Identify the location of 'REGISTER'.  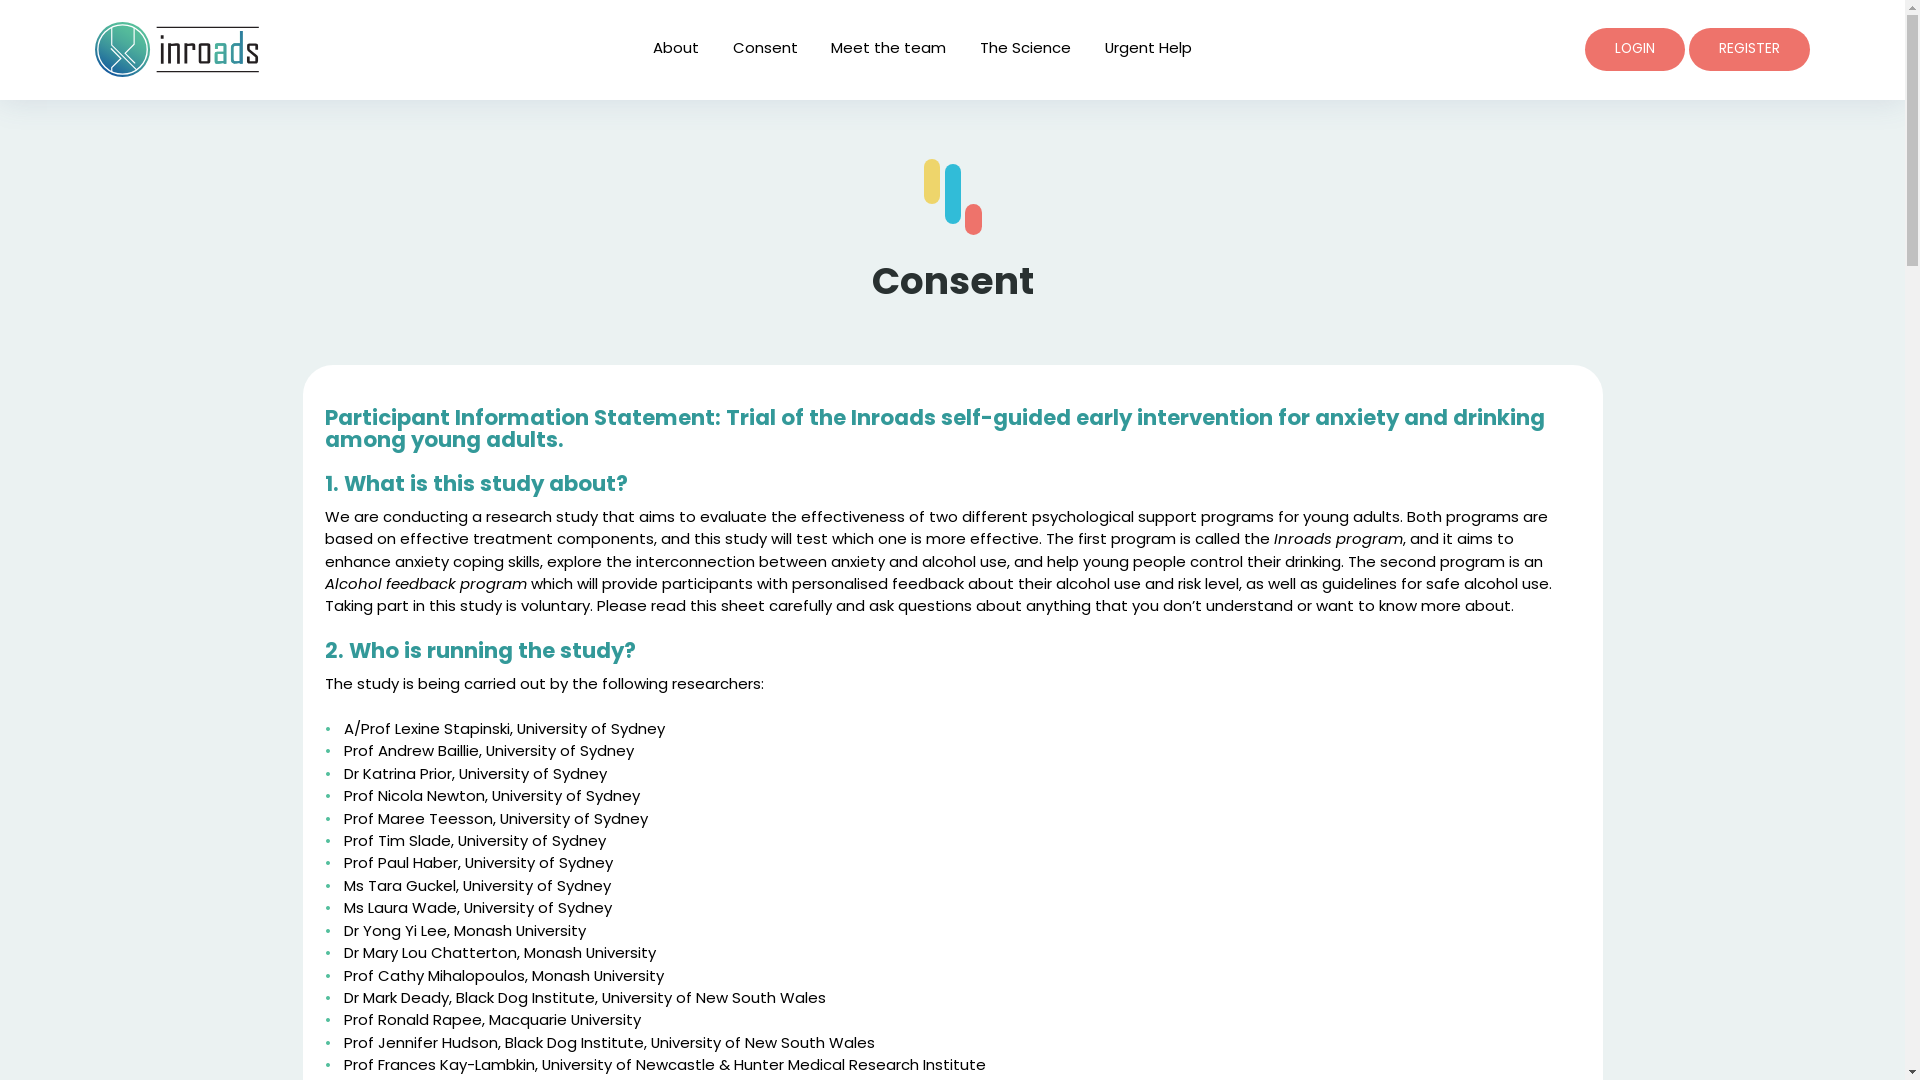
(1688, 48).